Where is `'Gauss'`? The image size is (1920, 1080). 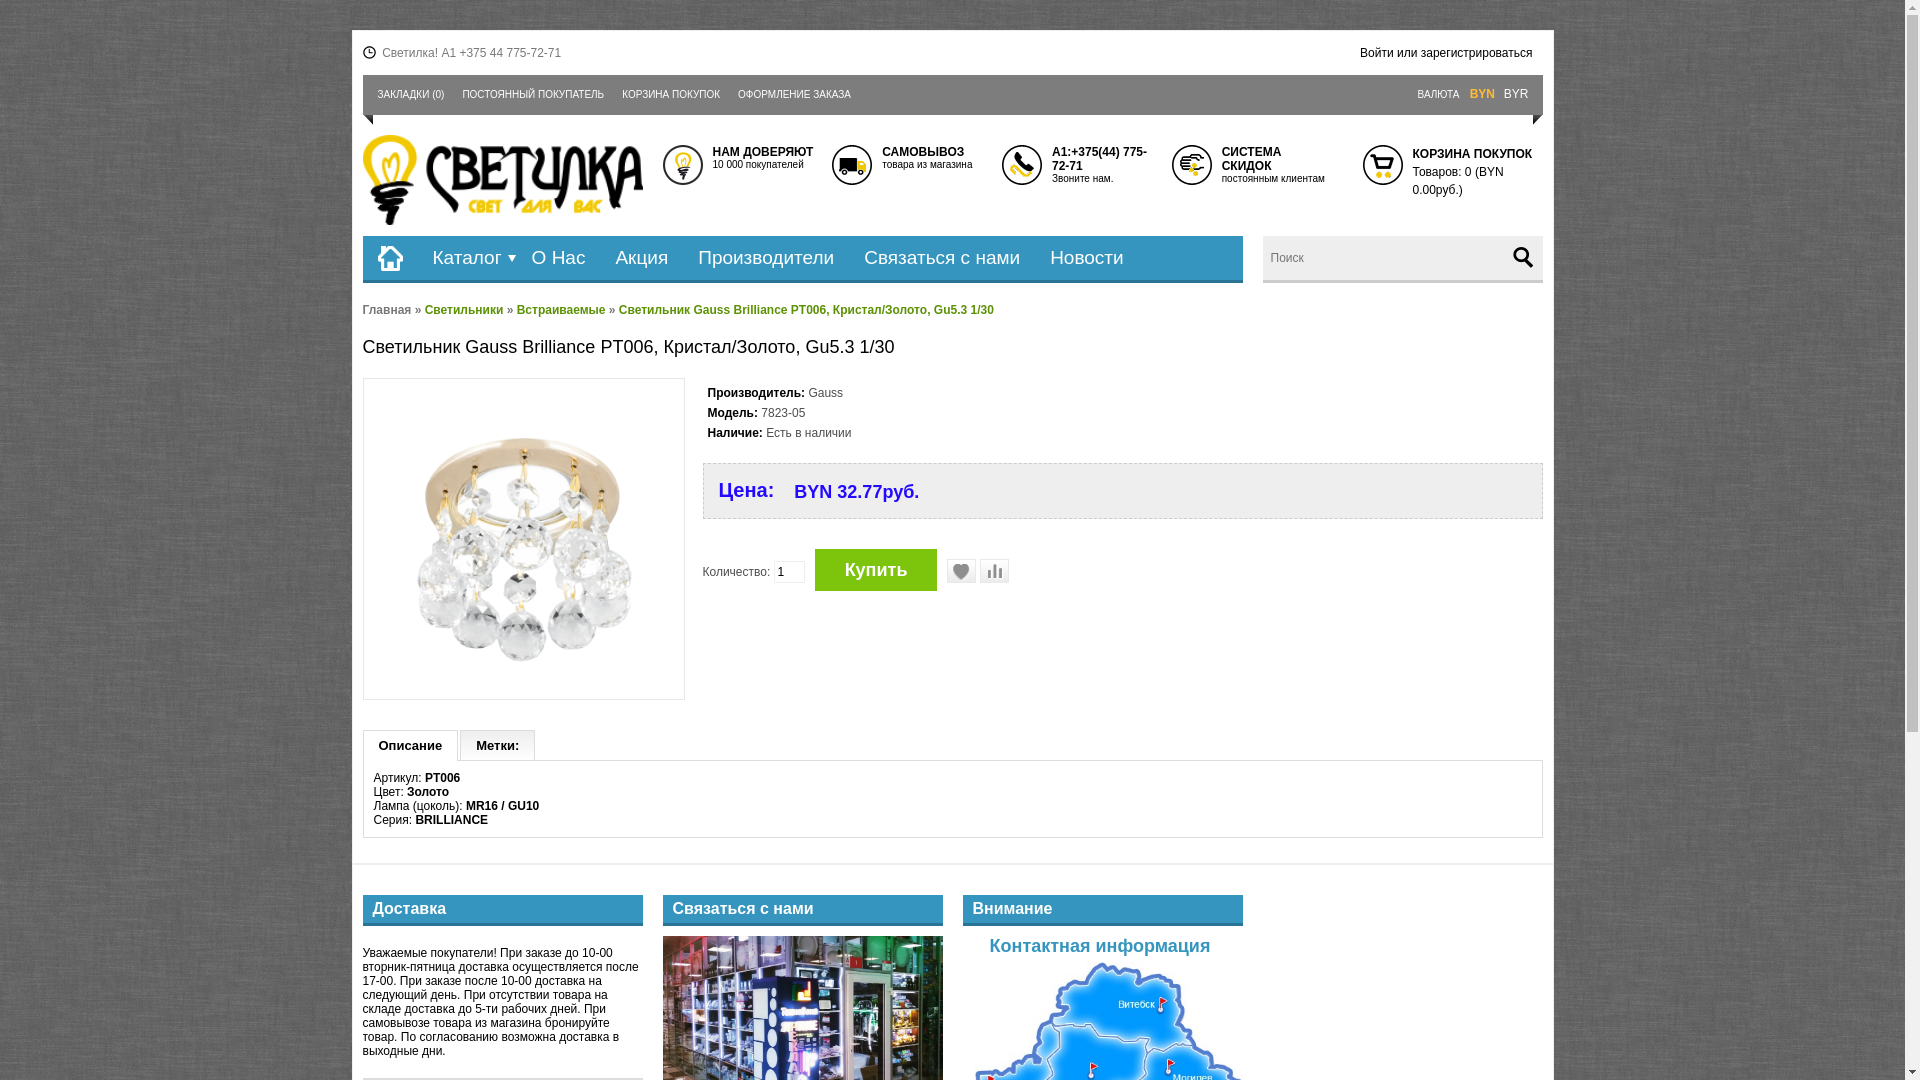 'Gauss' is located at coordinates (825, 393).